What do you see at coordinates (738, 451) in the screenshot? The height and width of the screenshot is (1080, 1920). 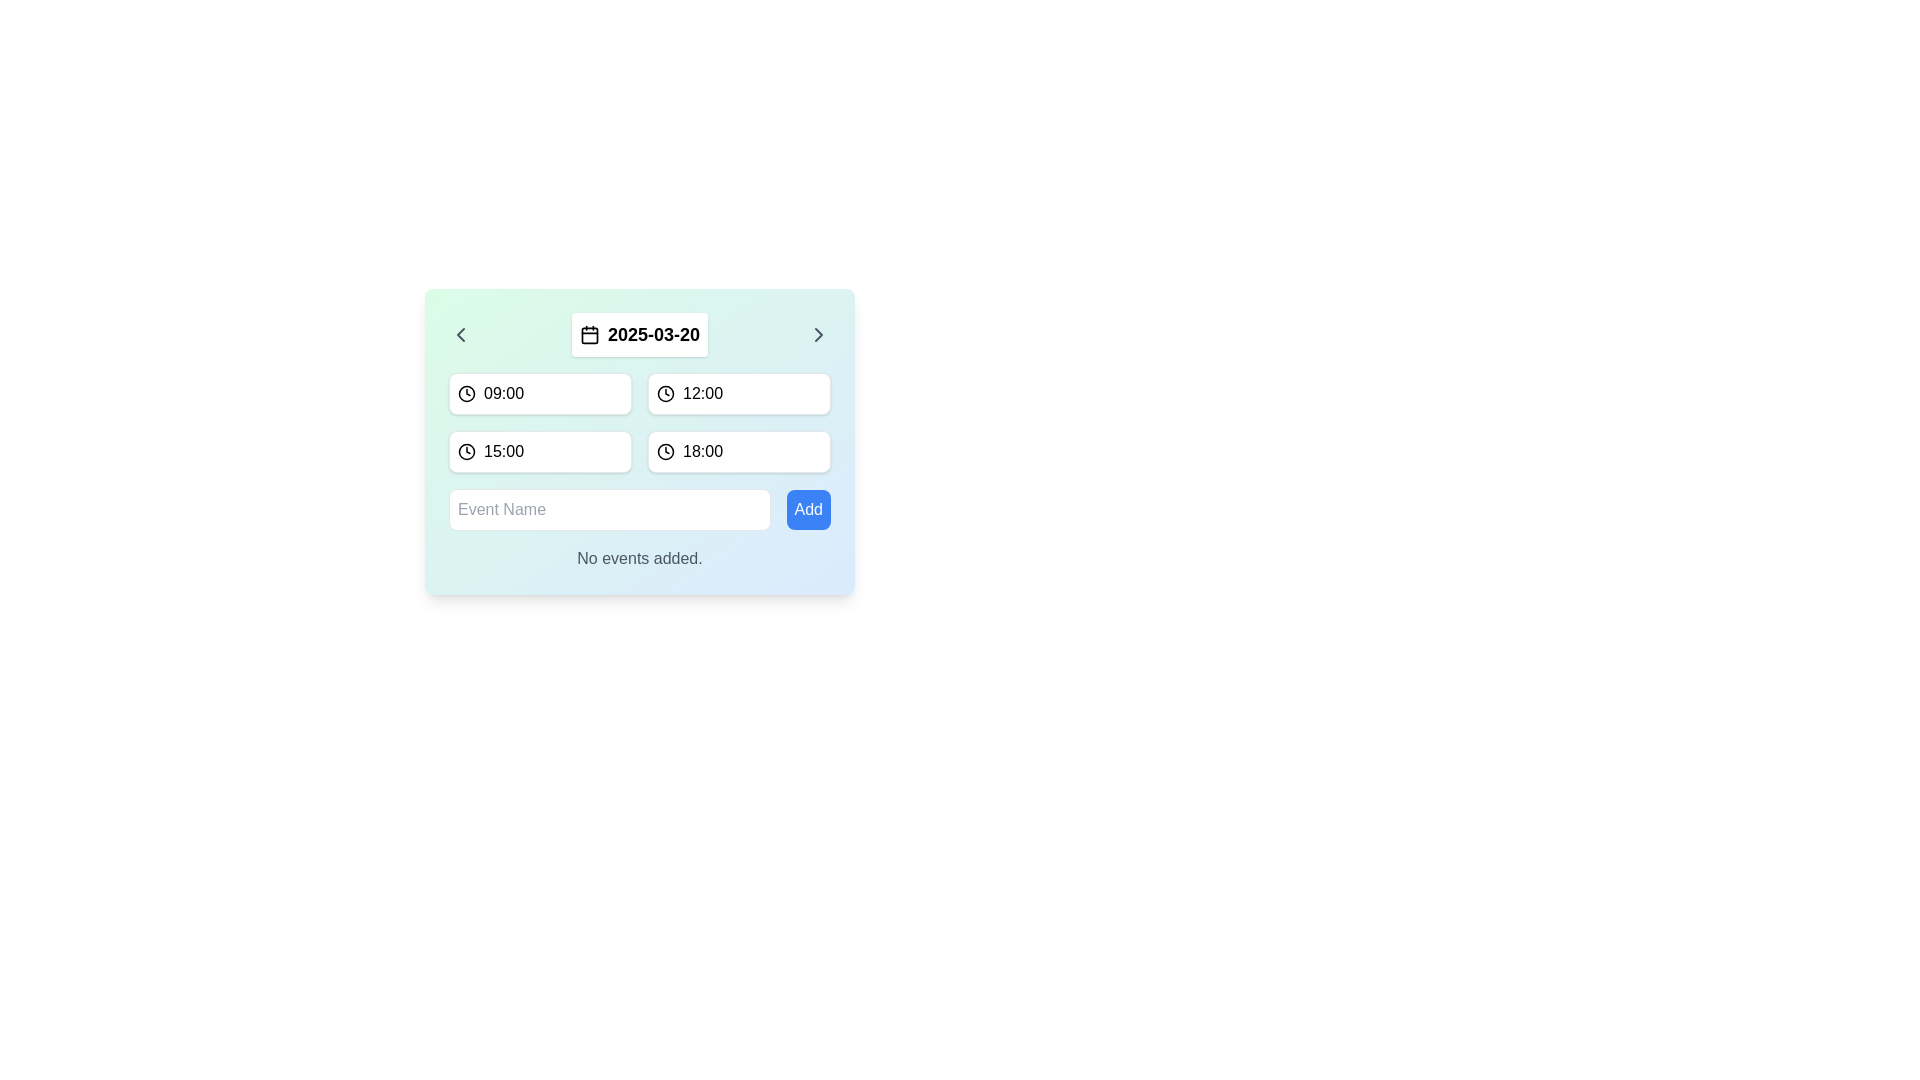 I see `keyboard navigation` at bounding box center [738, 451].